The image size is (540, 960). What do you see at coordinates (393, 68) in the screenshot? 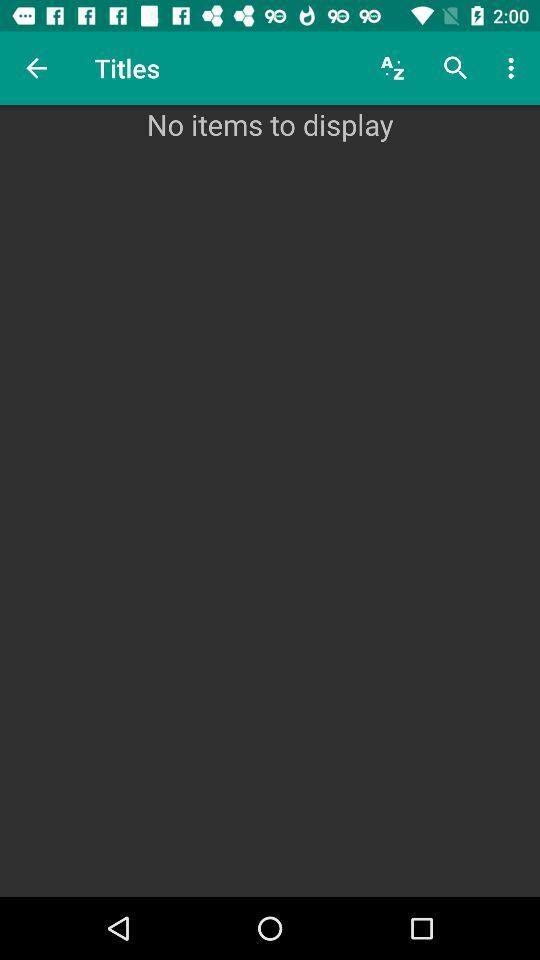
I see `item to the right of the titles item` at bounding box center [393, 68].